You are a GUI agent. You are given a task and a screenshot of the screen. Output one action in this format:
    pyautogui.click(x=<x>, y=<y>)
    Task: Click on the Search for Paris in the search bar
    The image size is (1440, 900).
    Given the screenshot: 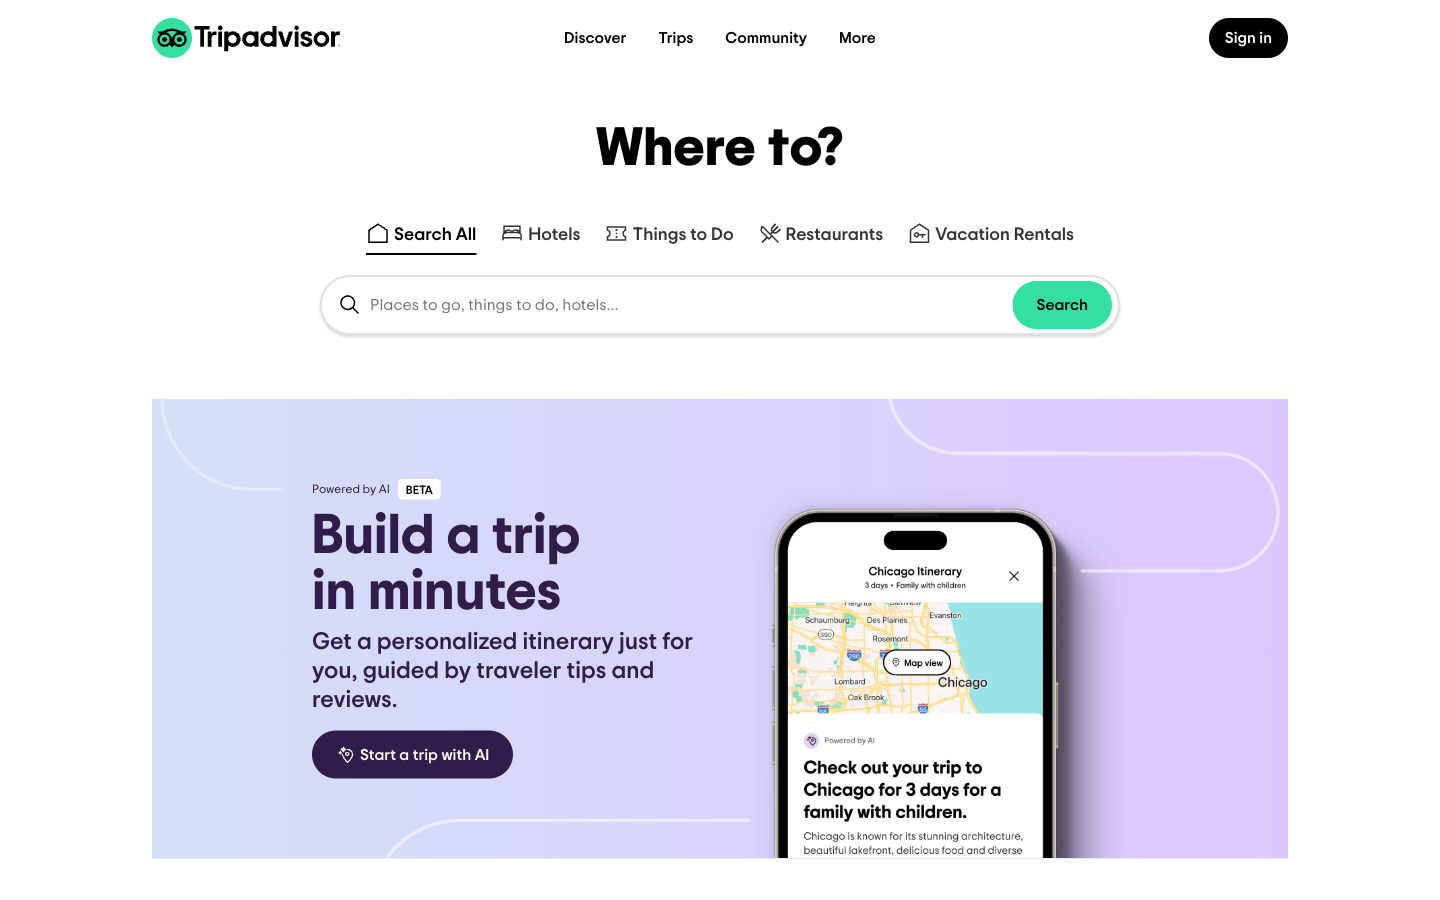 What is the action you would take?
    pyautogui.click(x=539, y=226)
    